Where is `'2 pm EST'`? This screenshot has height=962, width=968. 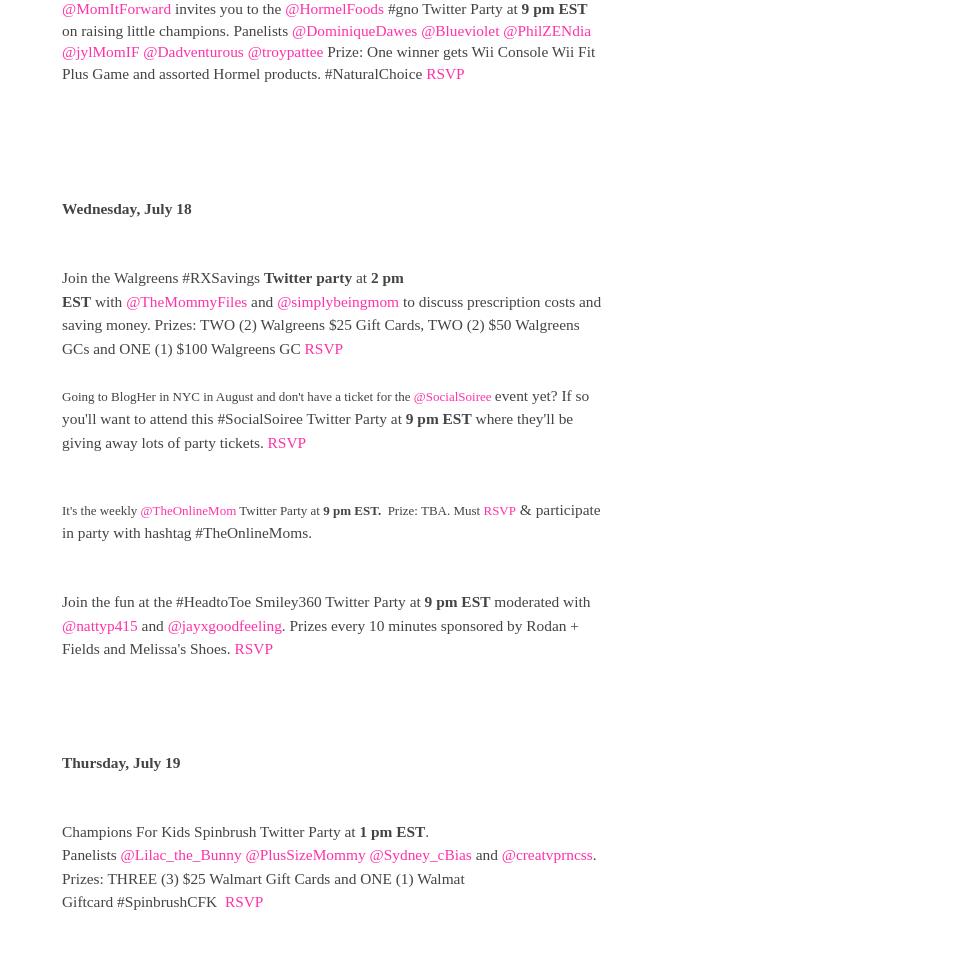 '2 pm EST' is located at coordinates (231, 288).